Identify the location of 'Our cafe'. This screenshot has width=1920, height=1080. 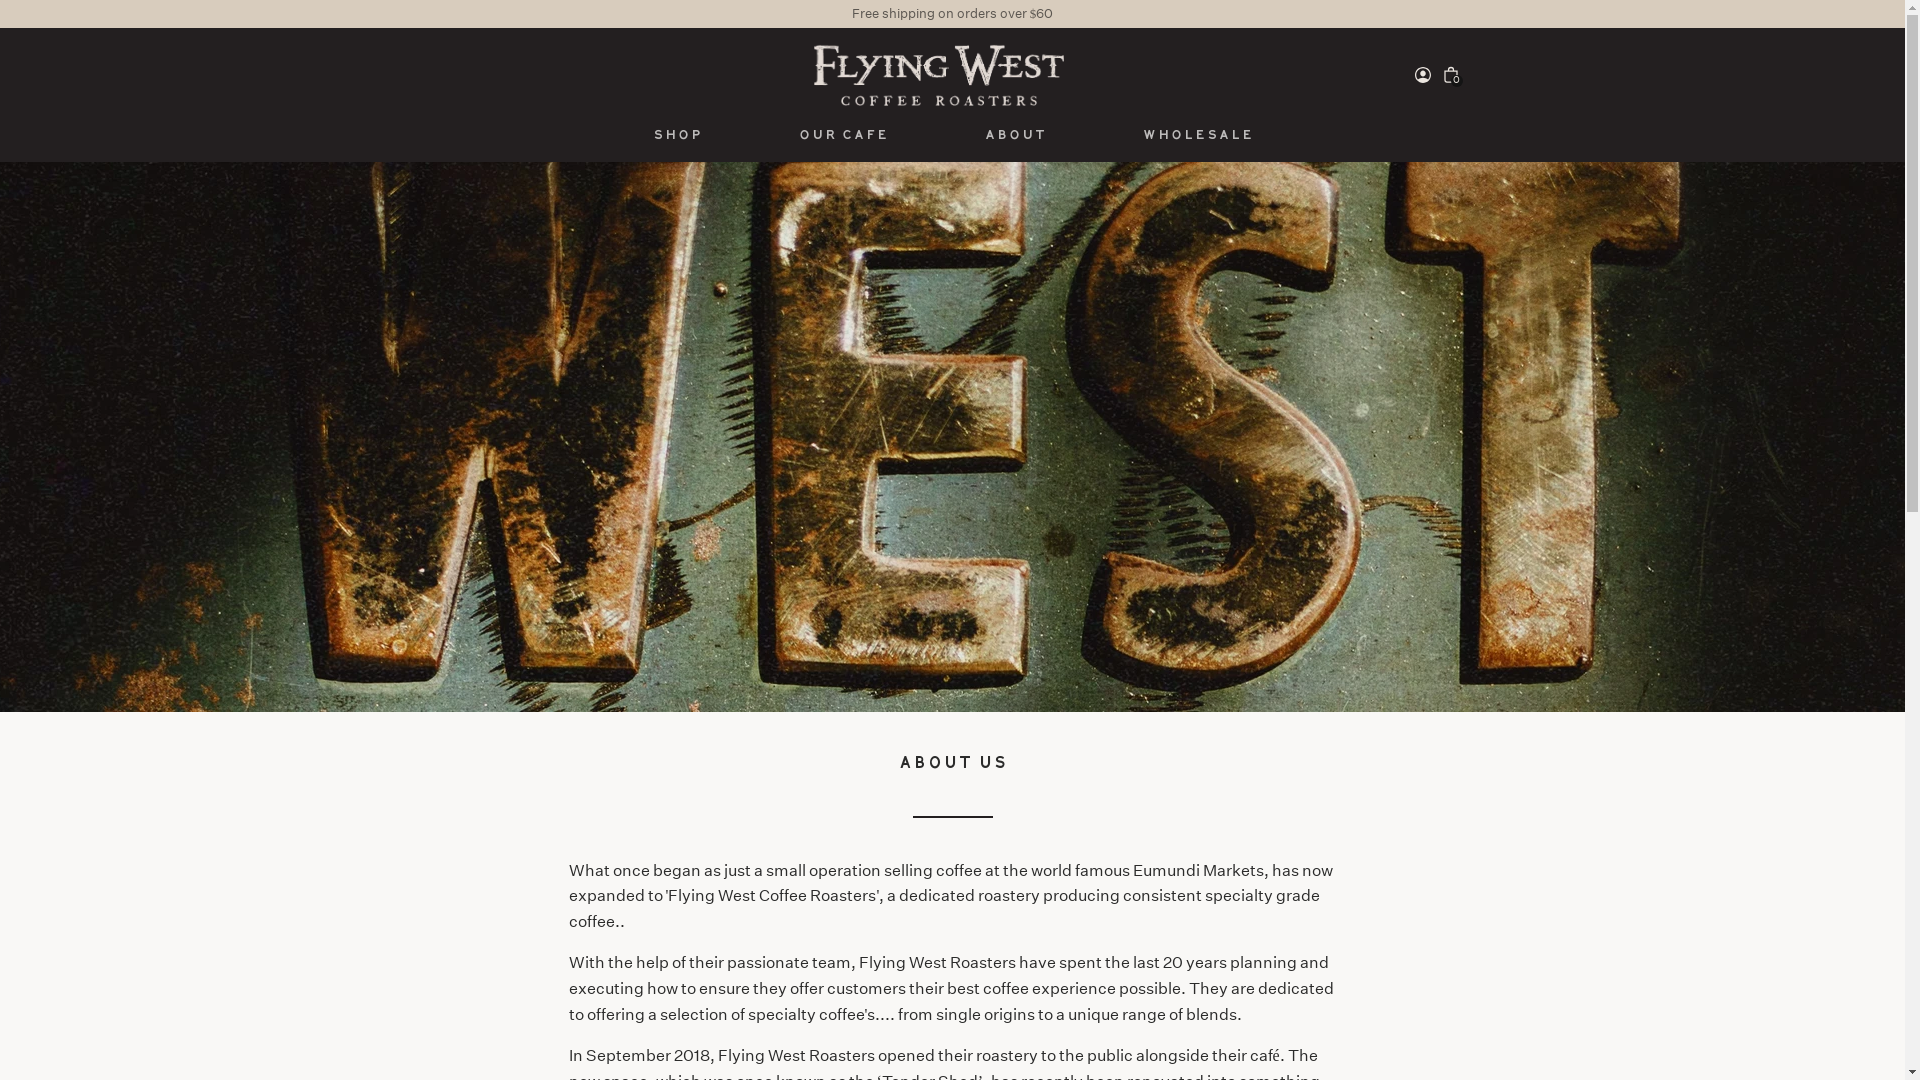
(796, 135).